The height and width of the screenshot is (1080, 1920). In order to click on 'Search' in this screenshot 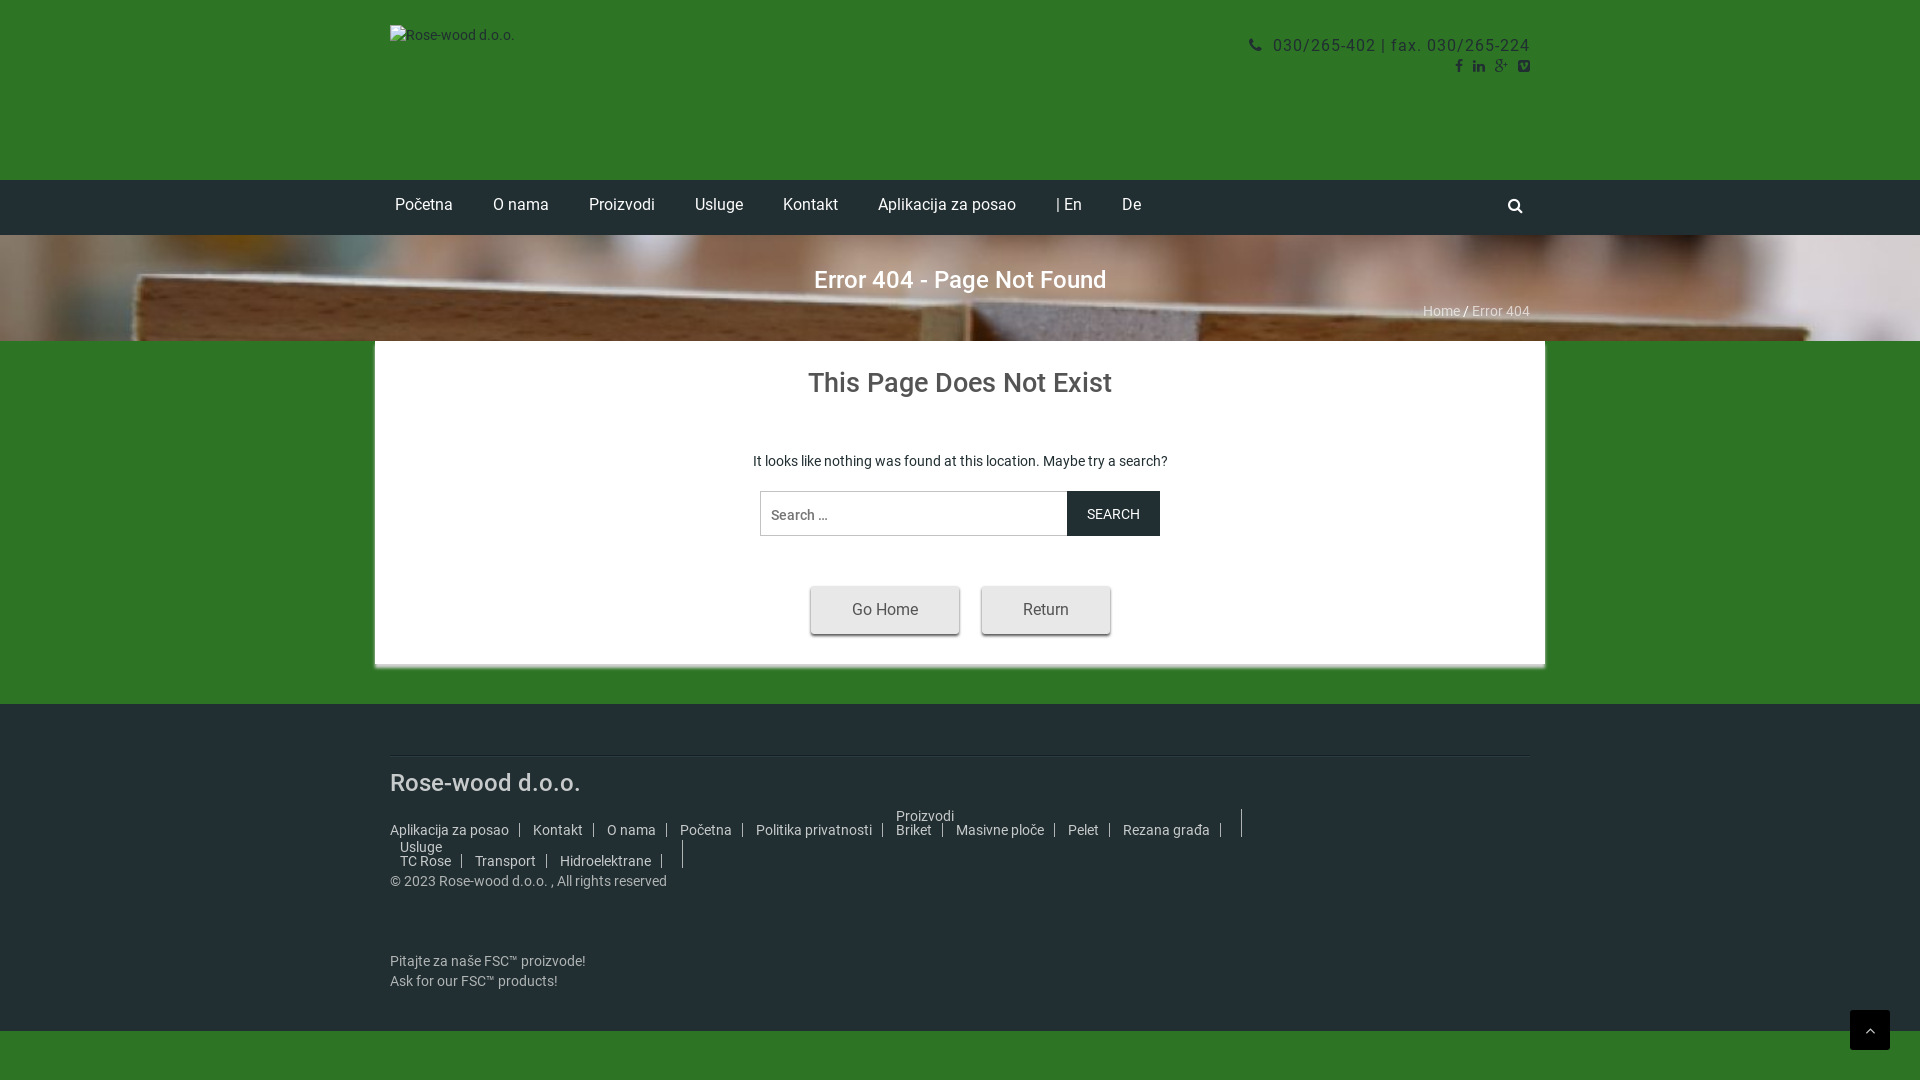, I will do `click(1112, 512)`.